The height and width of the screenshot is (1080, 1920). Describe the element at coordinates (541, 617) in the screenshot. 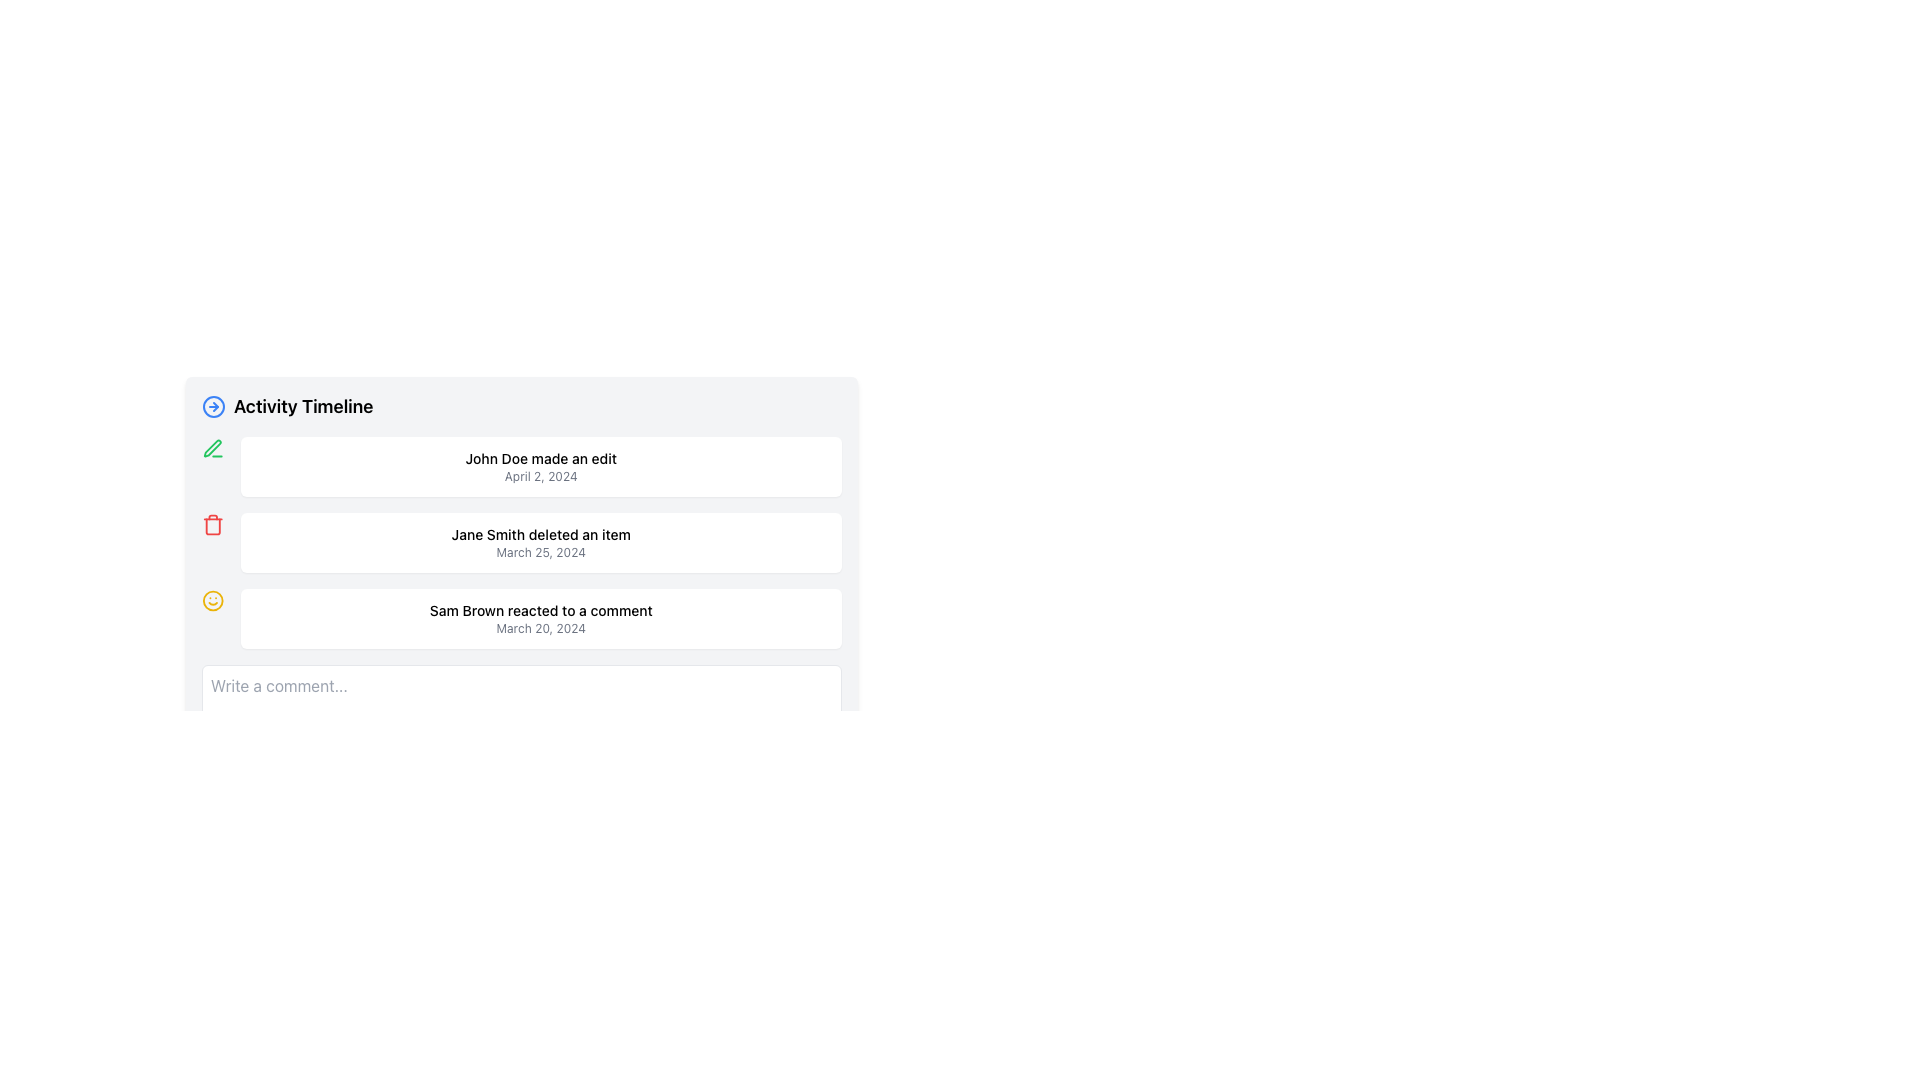

I see `information displayed in the third activity log entry in the 'Activity Timeline' section, which shows a reaction to a comment and its timestamp` at that location.